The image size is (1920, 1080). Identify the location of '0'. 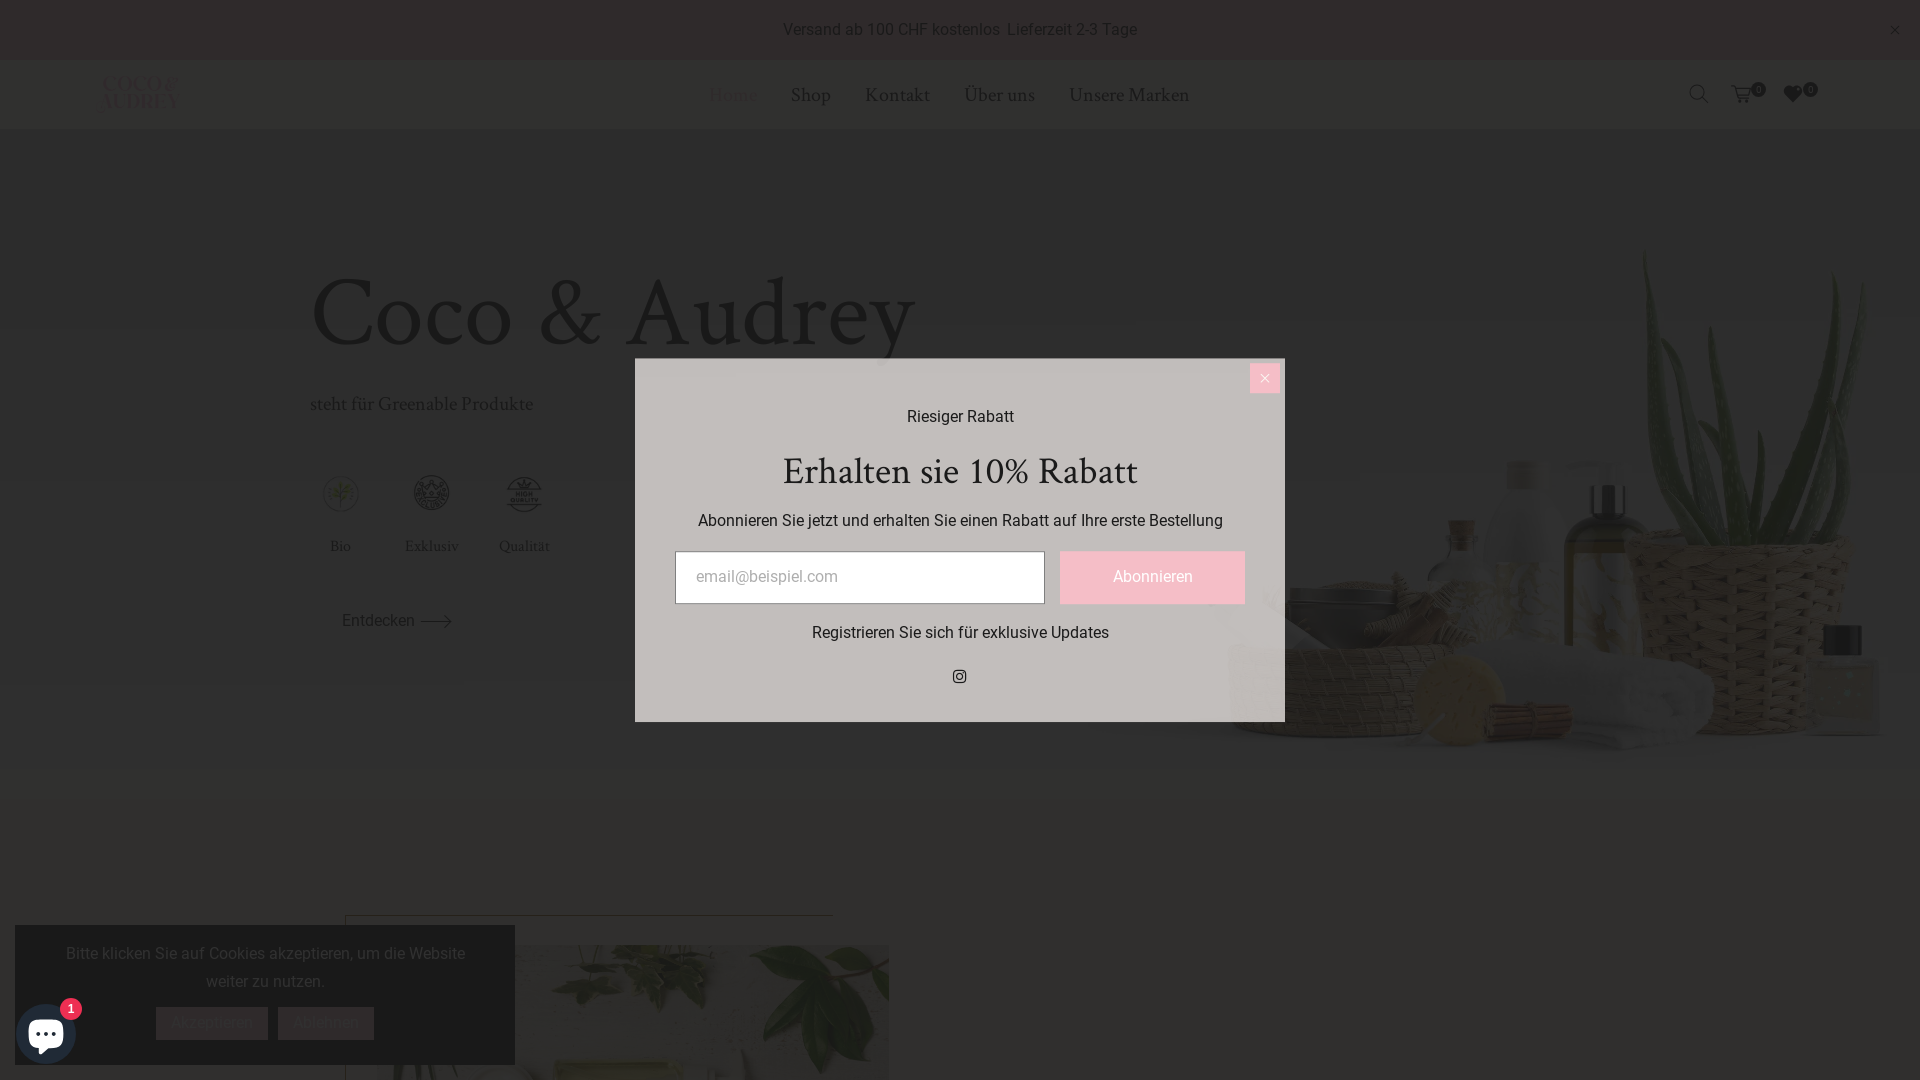
(1720, 93).